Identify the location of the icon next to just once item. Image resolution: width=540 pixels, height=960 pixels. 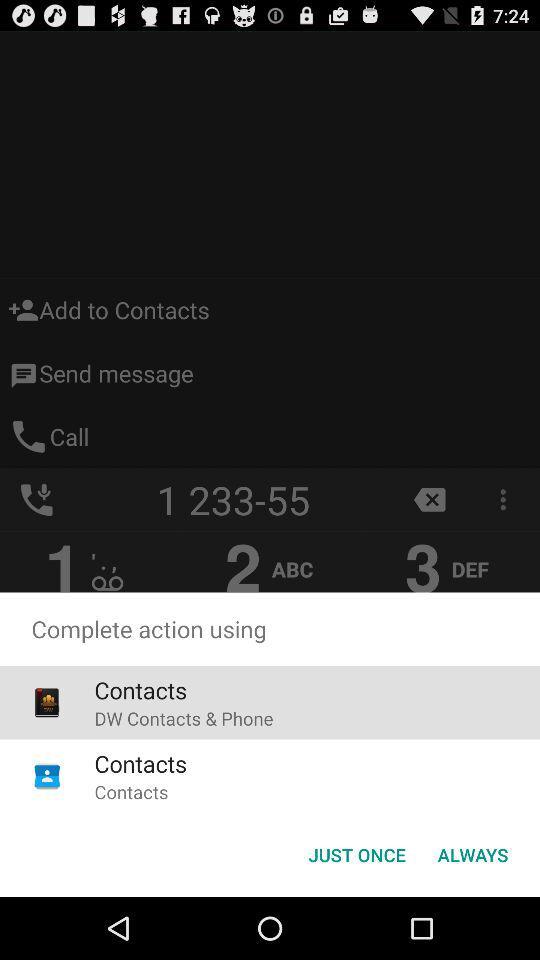
(472, 853).